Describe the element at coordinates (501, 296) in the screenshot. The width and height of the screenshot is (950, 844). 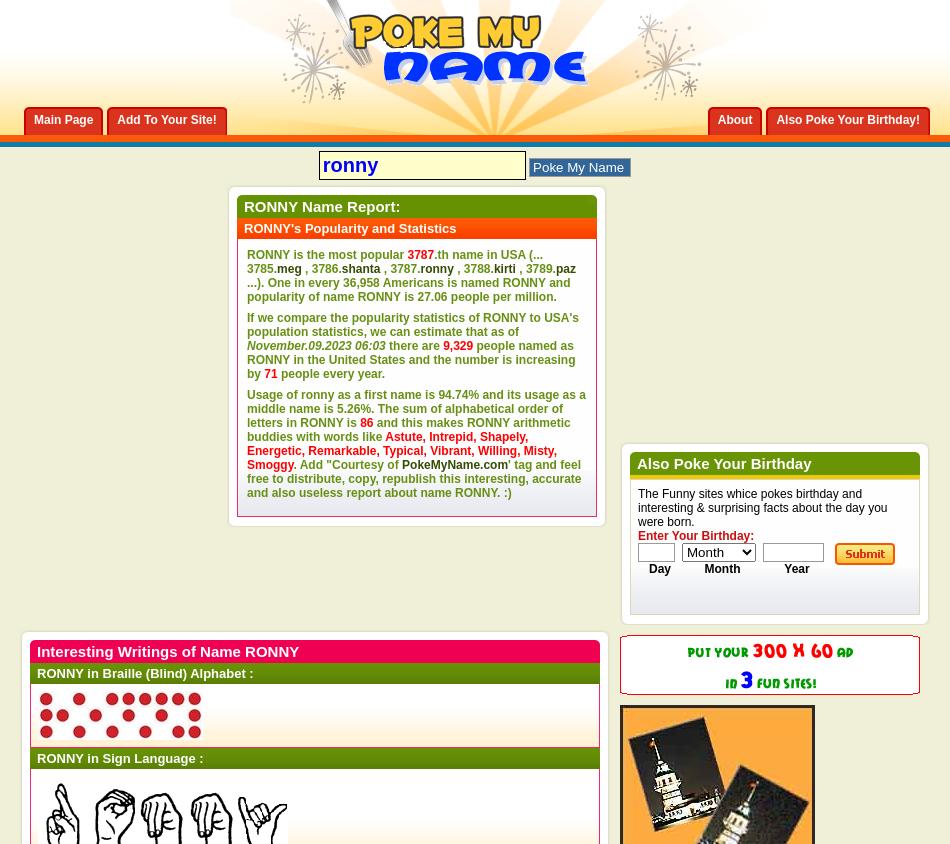
I see `'people per million.'` at that location.